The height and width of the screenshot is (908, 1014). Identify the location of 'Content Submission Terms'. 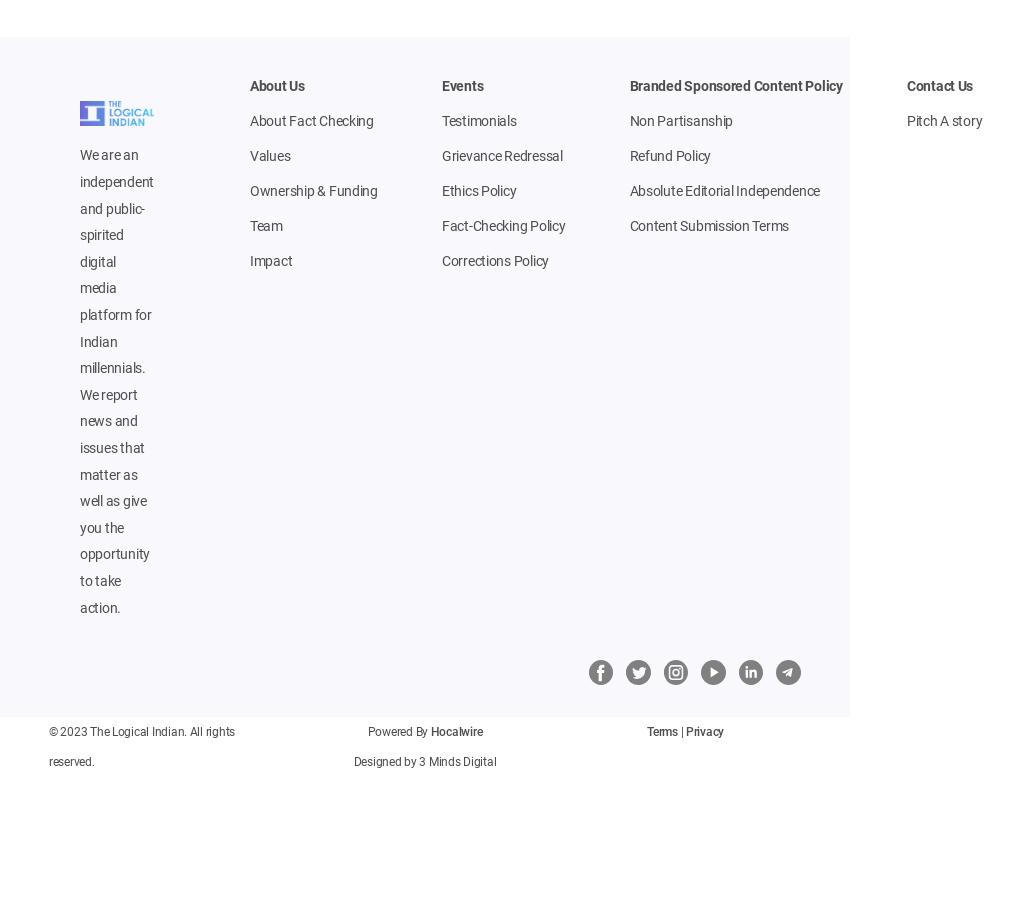
(628, 226).